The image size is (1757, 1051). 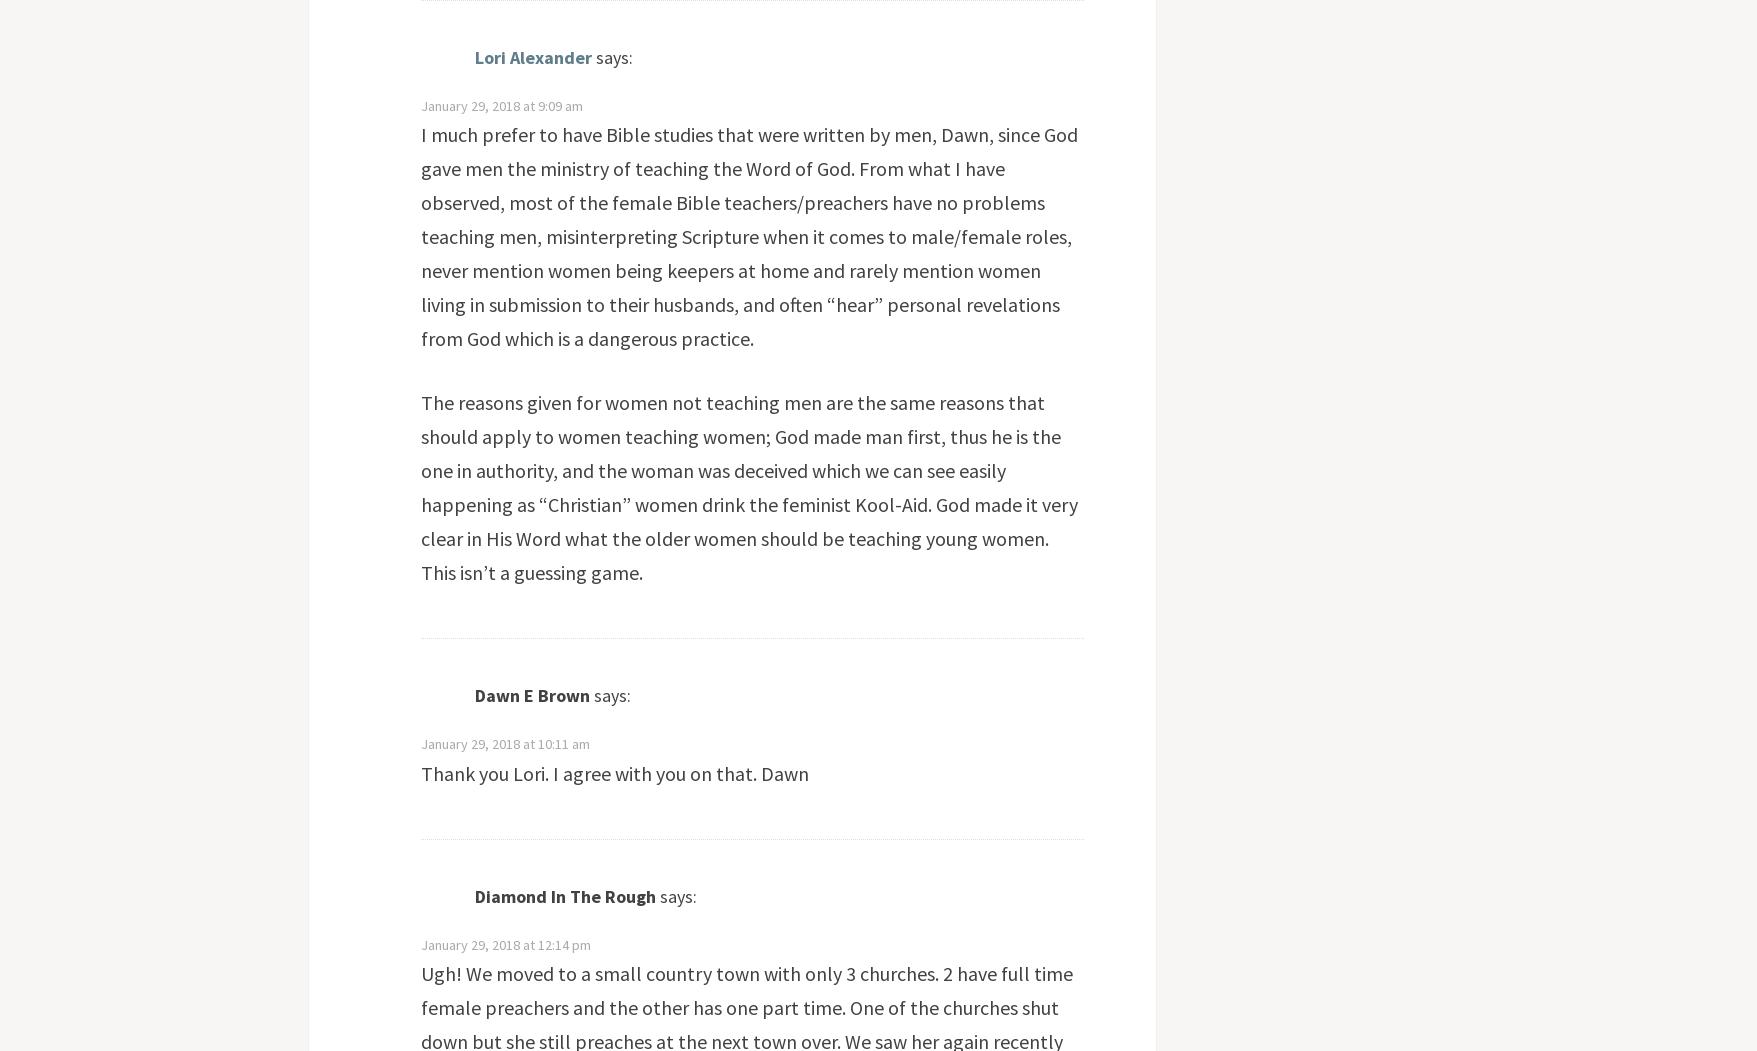 What do you see at coordinates (504, 744) in the screenshot?
I see `'January 29, 2018 at 10:11 am'` at bounding box center [504, 744].